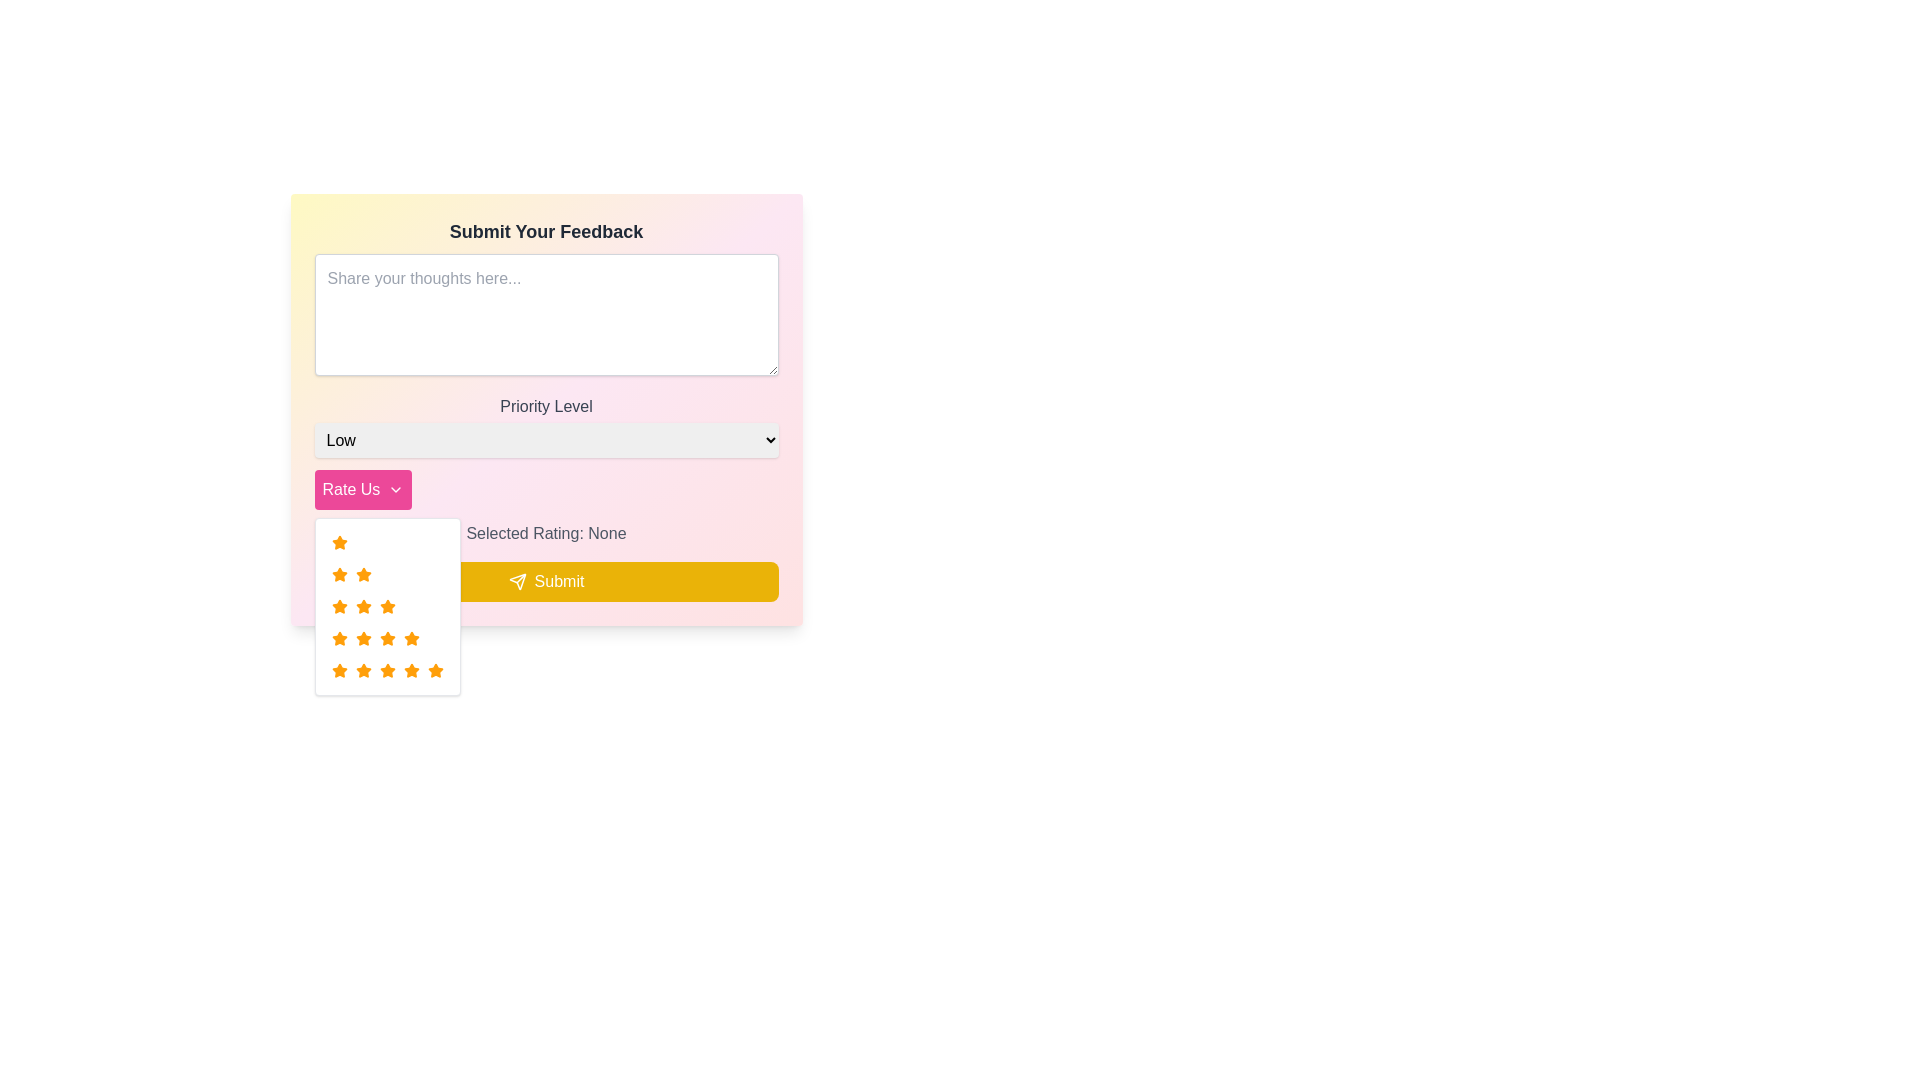 This screenshot has width=1920, height=1080. What do you see at coordinates (387, 671) in the screenshot?
I see `the fifth star in the horizontal line of seven rating stars located in the dropdown menu under the 'Rate Us' button` at bounding box center [387, 671].